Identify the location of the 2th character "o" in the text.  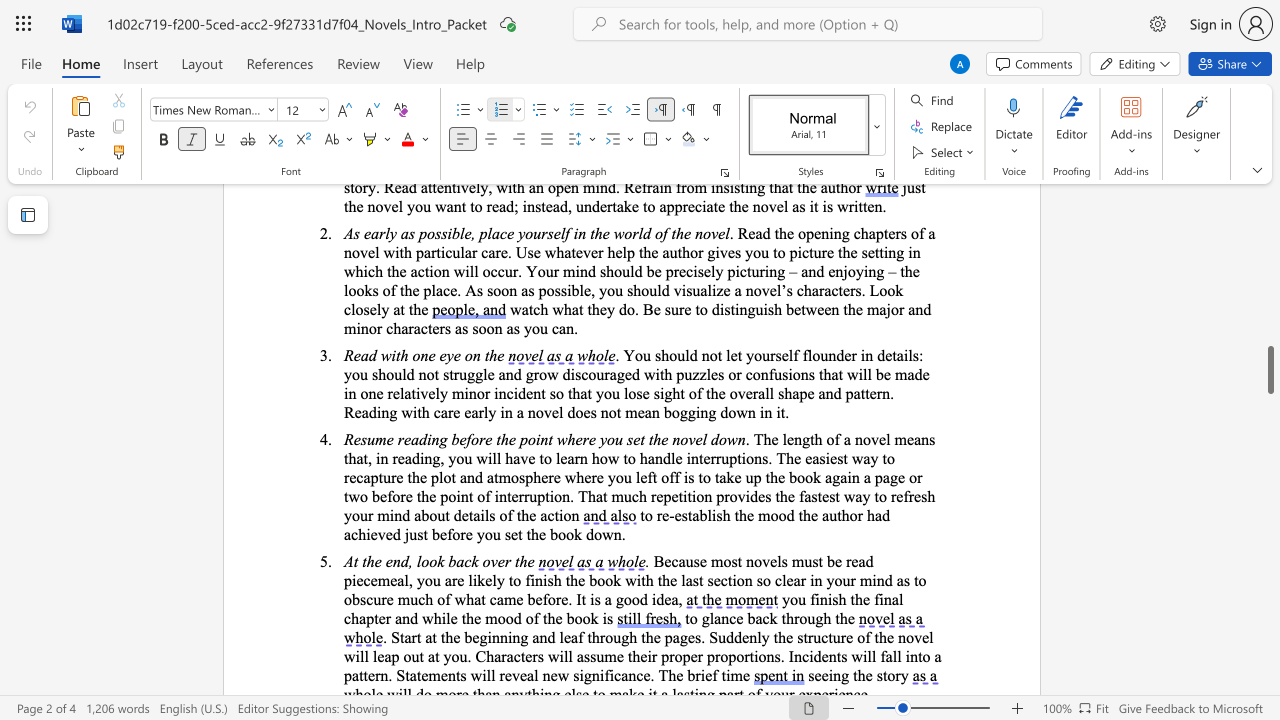
(432, 561).